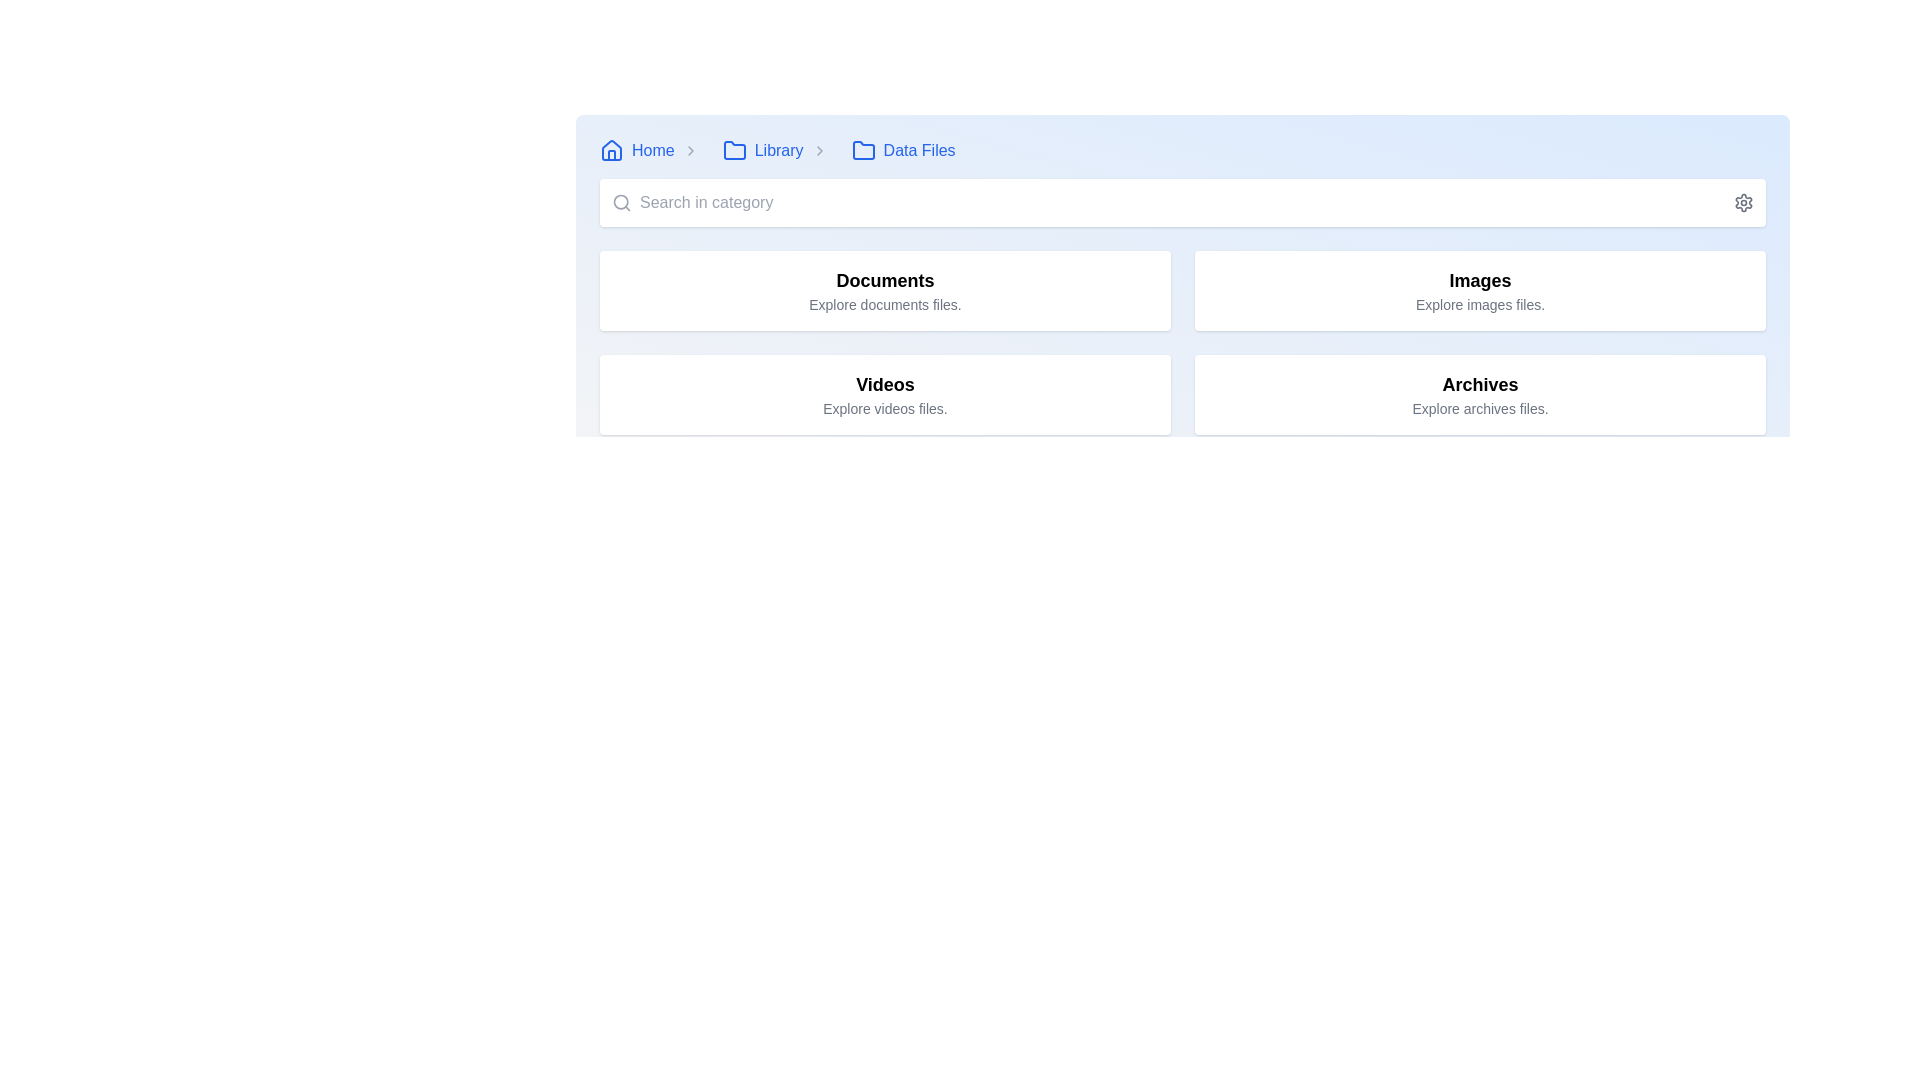  What do you see at coordinates (653, 149) in the screenshot?
I see `the 'Home' text label in the breadcrumb navigation` at bounding box center [653, 149].